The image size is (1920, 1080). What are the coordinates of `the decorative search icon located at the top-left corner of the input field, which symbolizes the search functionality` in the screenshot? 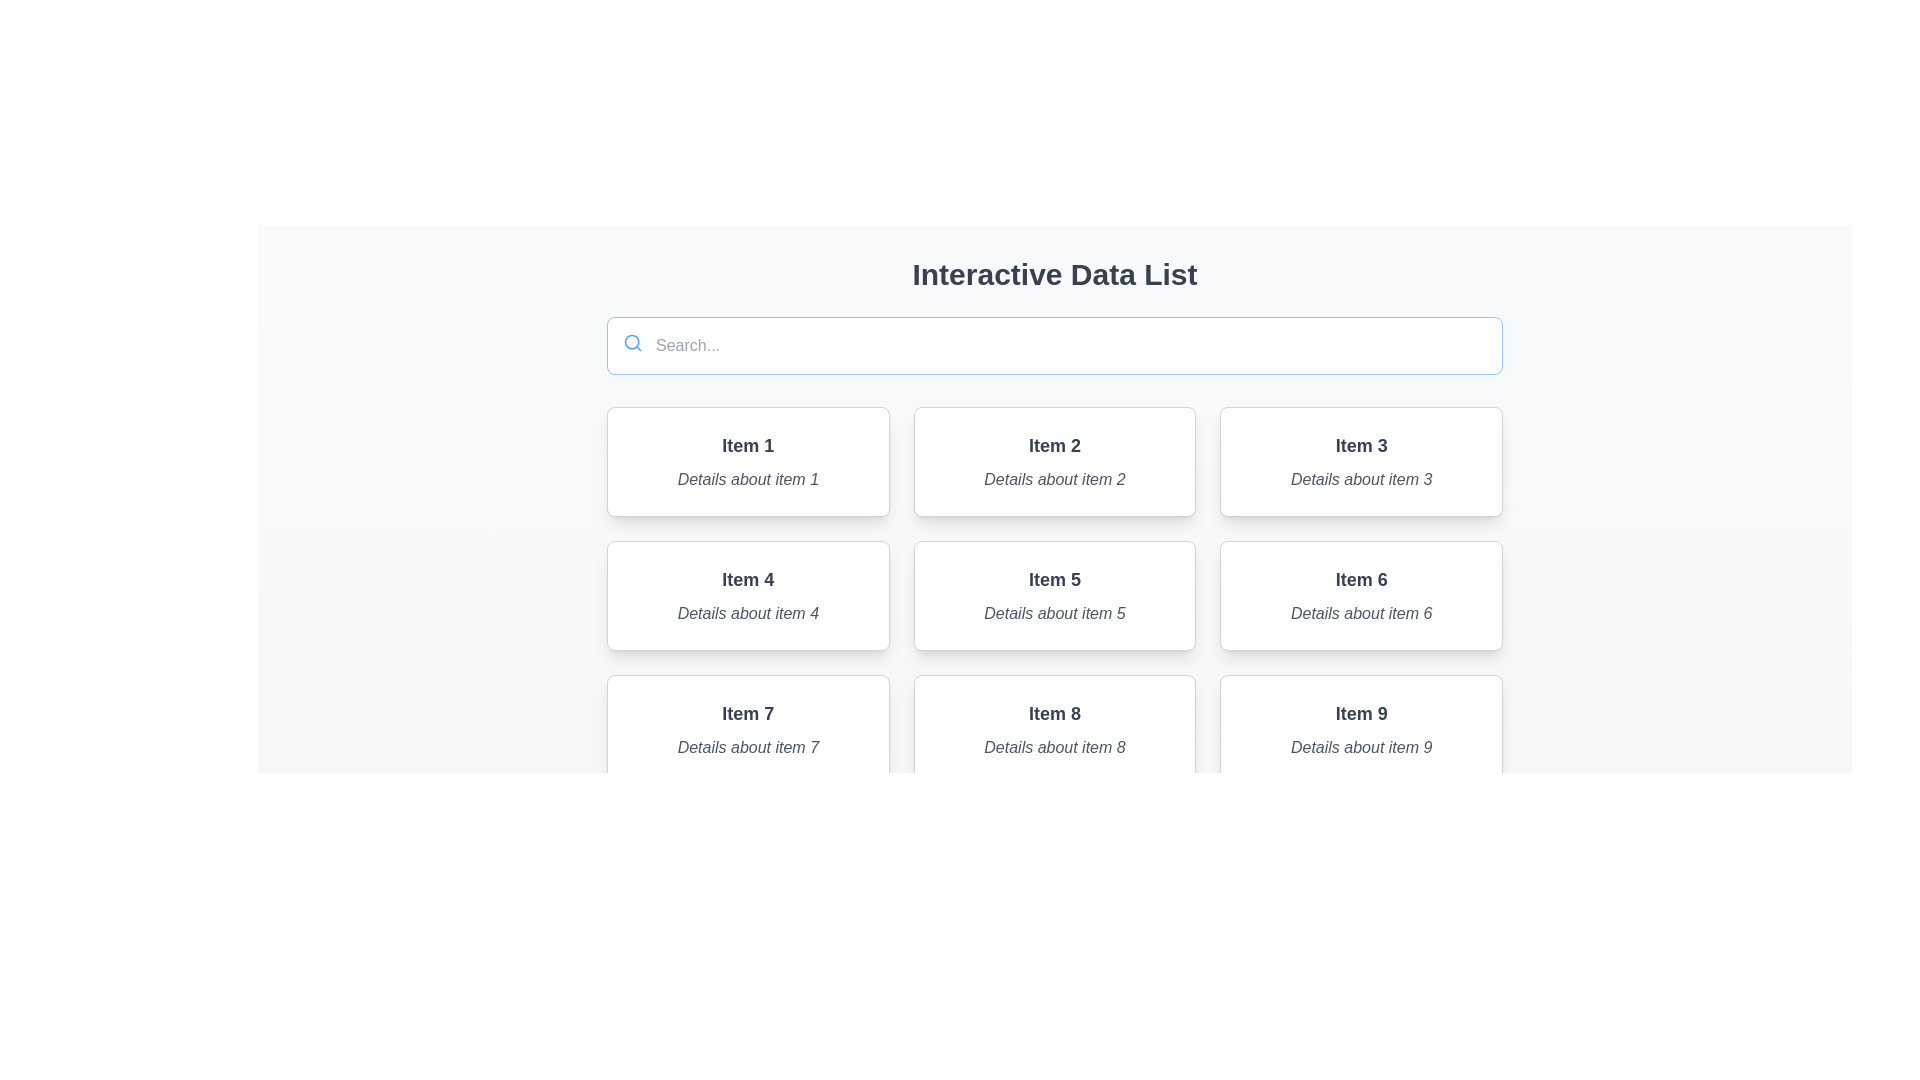 It's located at (632, 342).